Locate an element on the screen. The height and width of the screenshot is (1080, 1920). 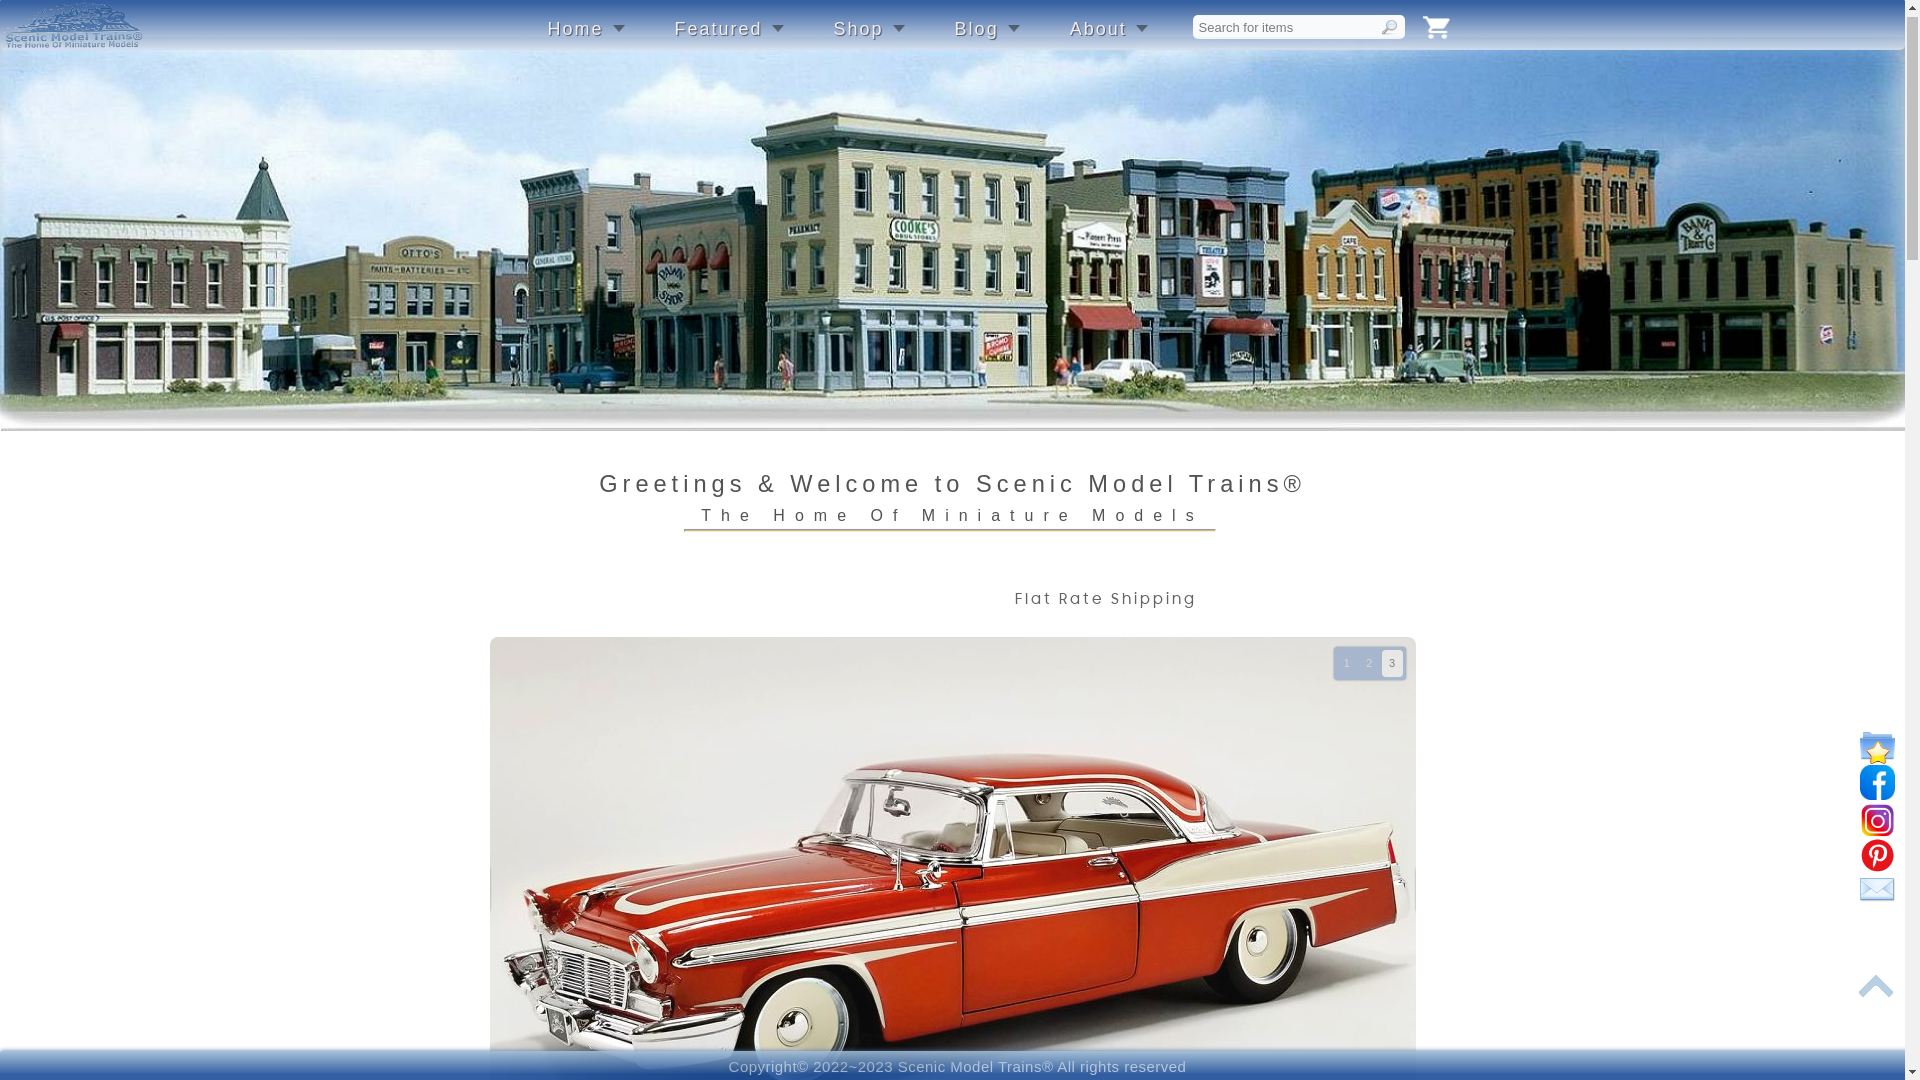
'View Shopping Cart' is located at coordinates (1420, 37).